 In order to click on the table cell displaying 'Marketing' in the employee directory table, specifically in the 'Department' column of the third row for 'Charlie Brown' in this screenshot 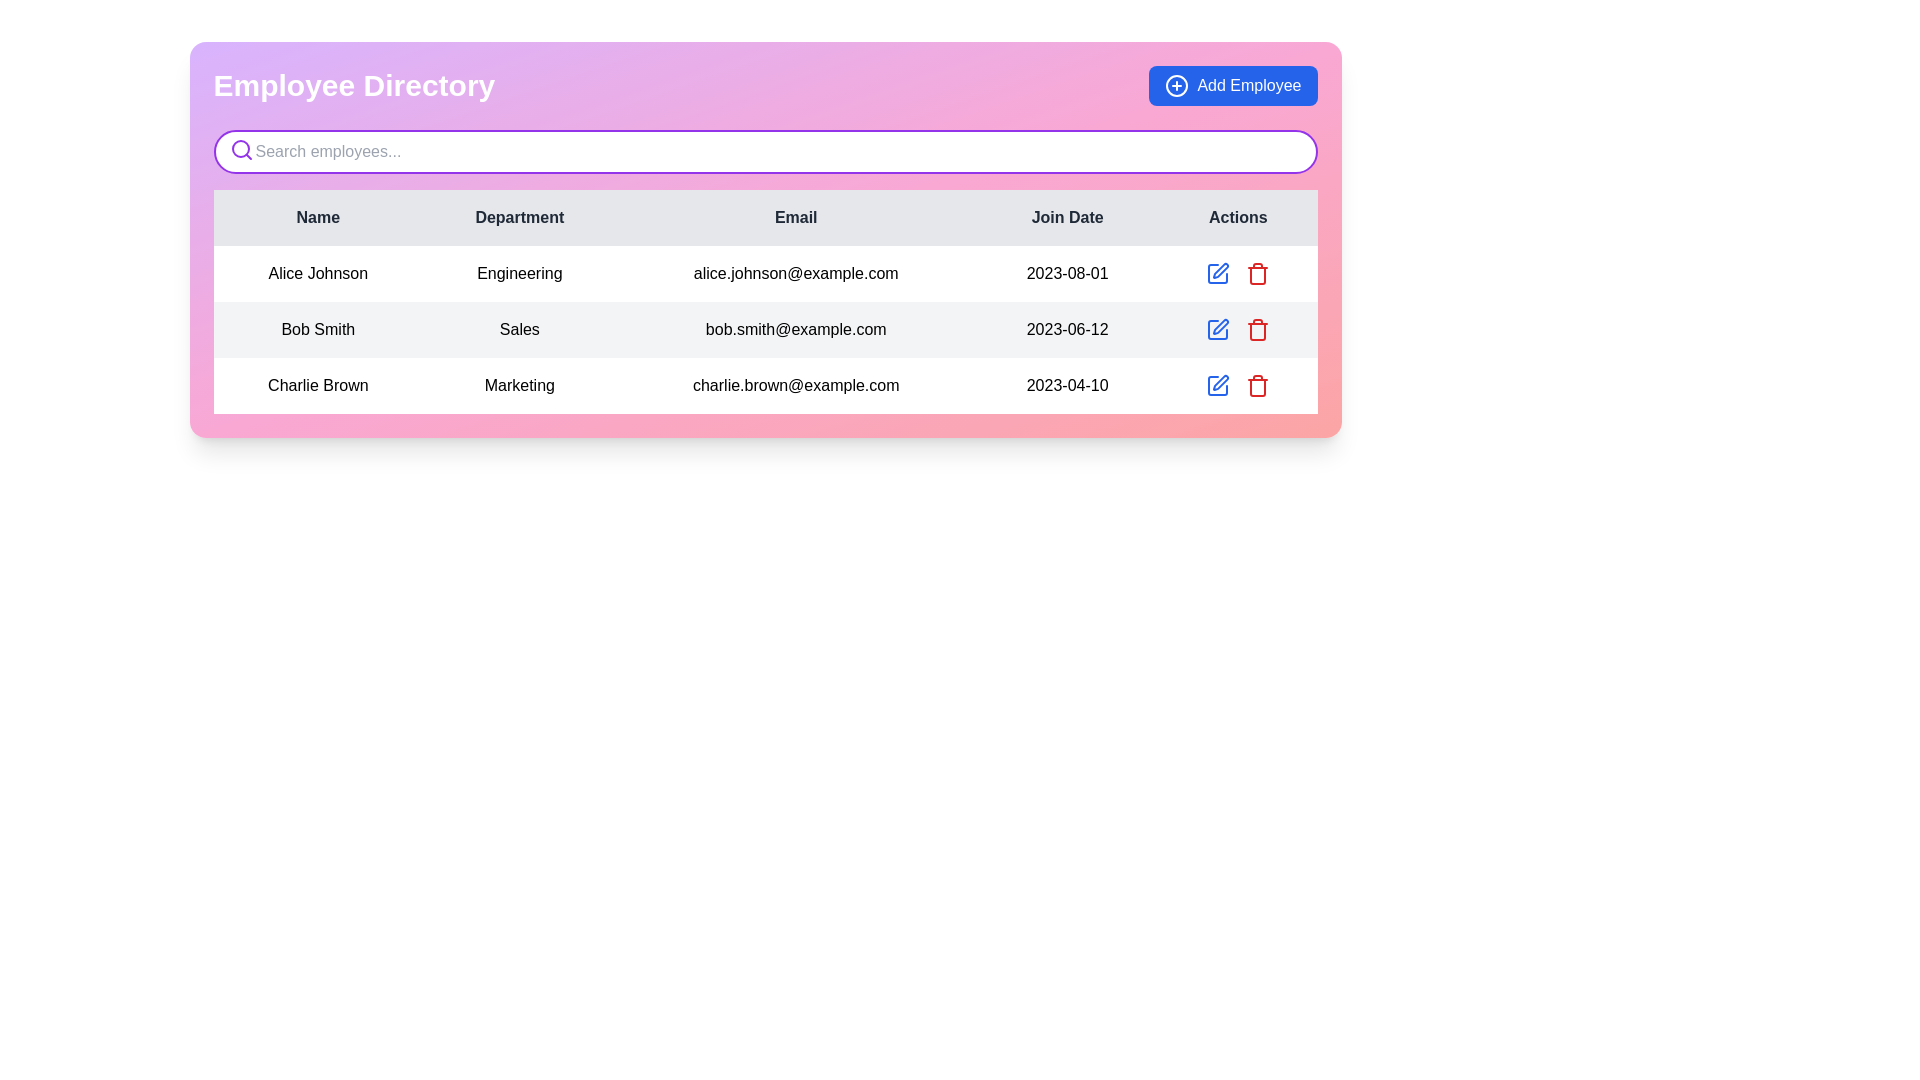, I will do `click(519, 385)`.